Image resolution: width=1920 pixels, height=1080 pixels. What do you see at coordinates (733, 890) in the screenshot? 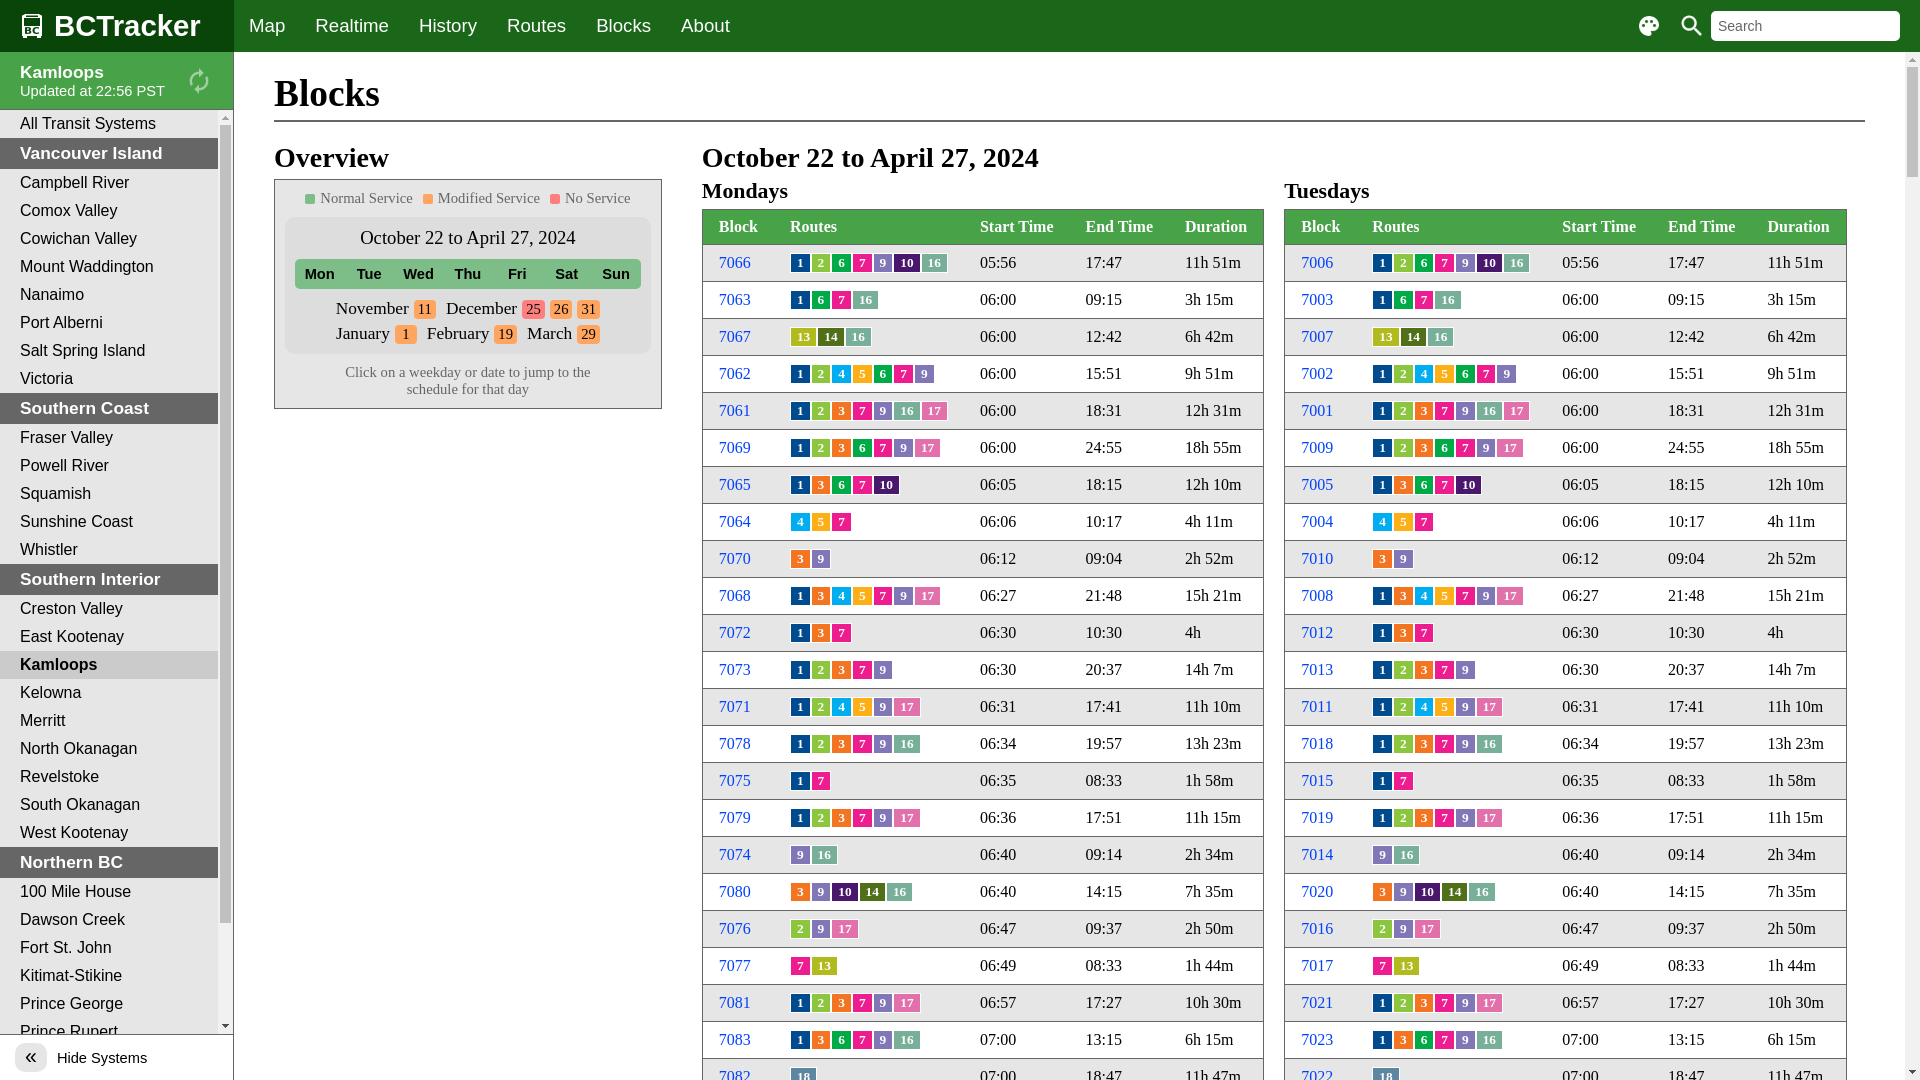
I see `'7080'` at bounding box center [733, 890].